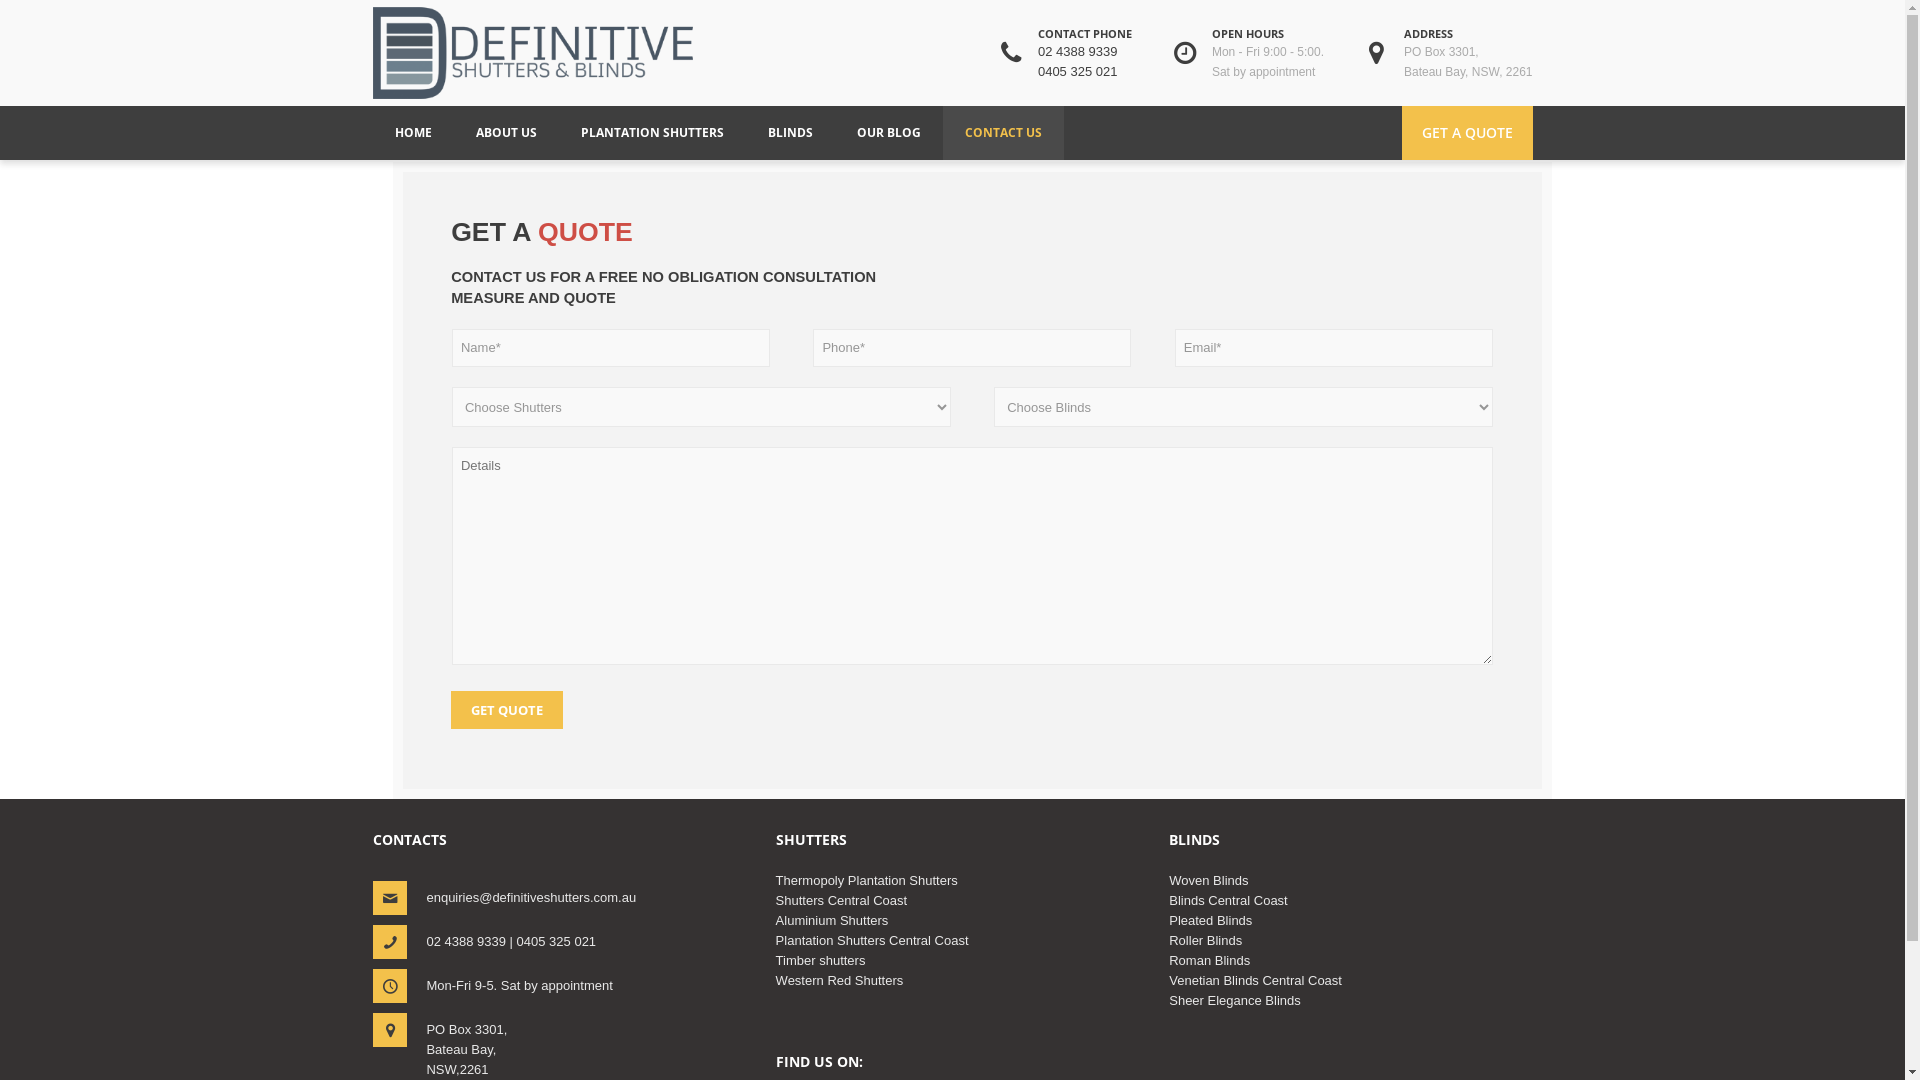  What do you see at coordinates (1204, 940) in the screenshot?
I see `'Roller Blinds'` at bounding box center [1204, 940].